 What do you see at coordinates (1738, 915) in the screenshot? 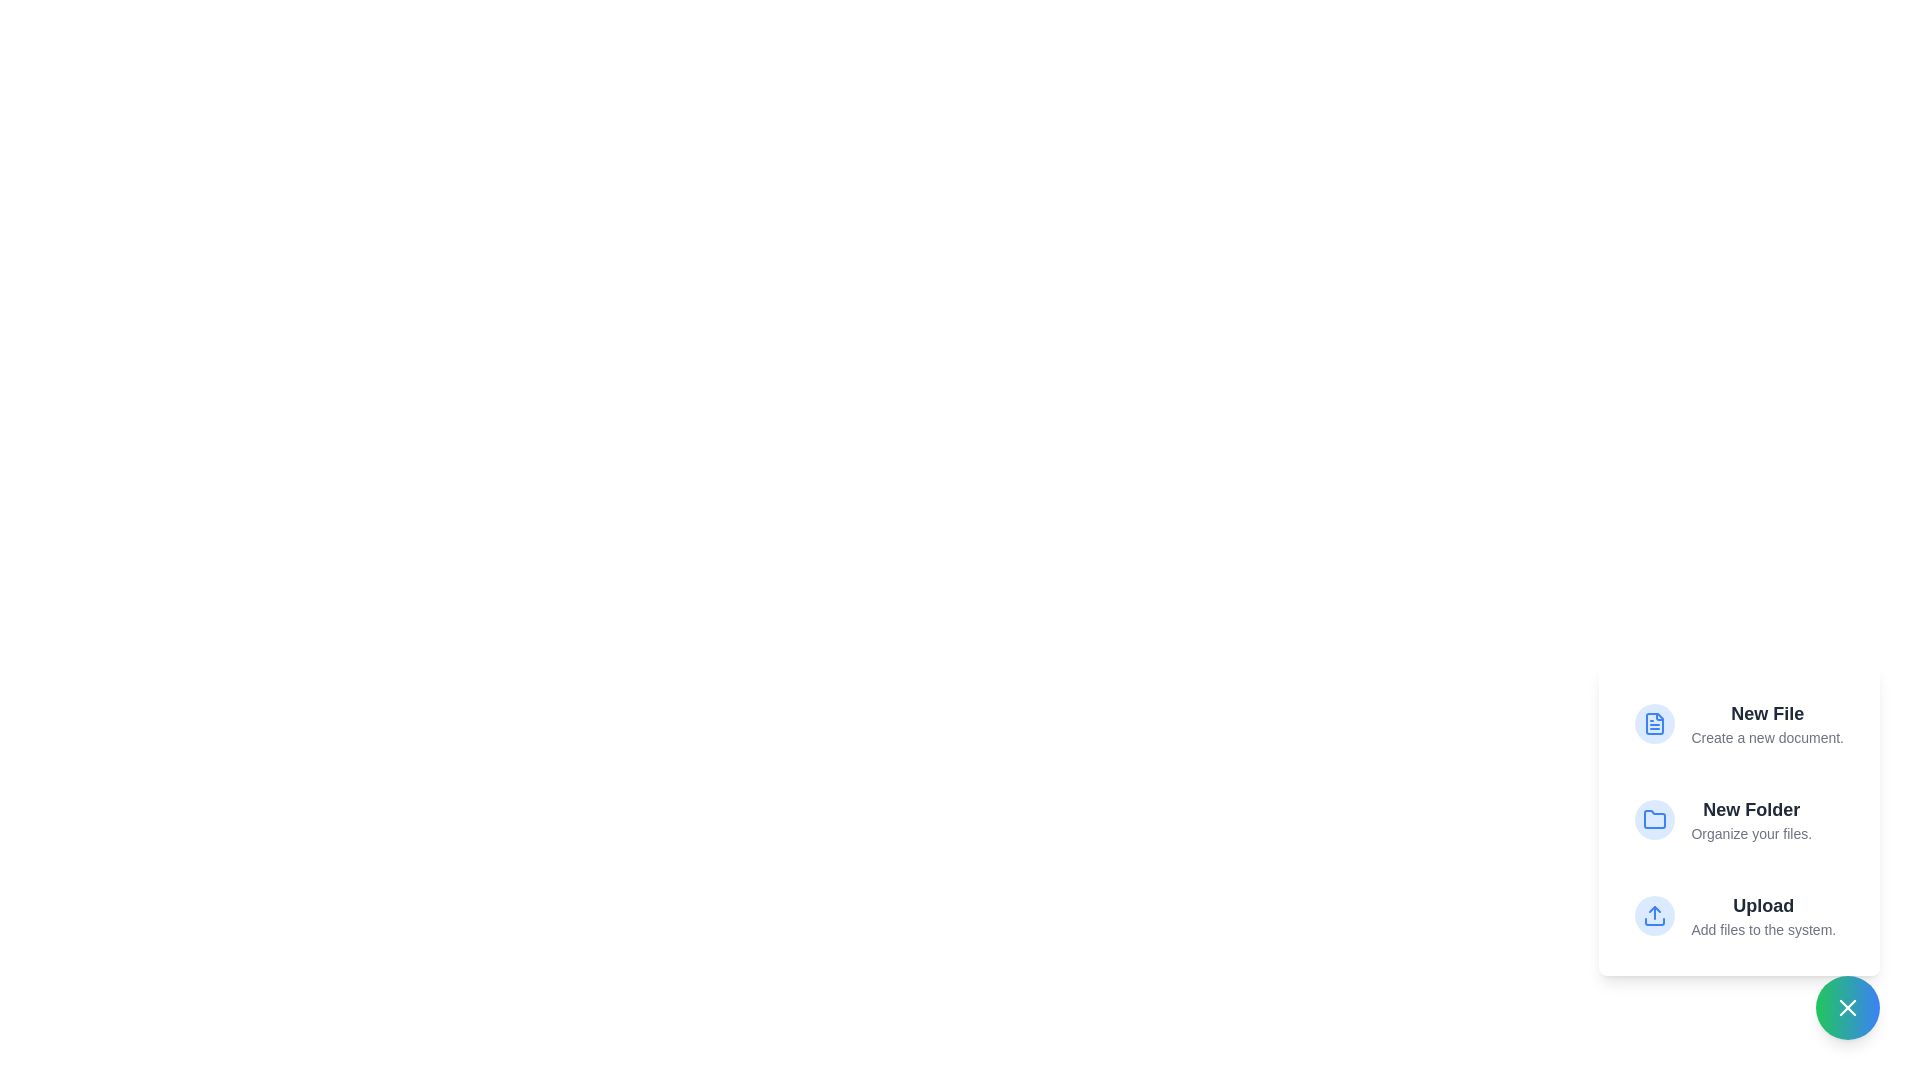
I see `the 'Upload' option to add files to the system` at bounding box center [1738, 915].